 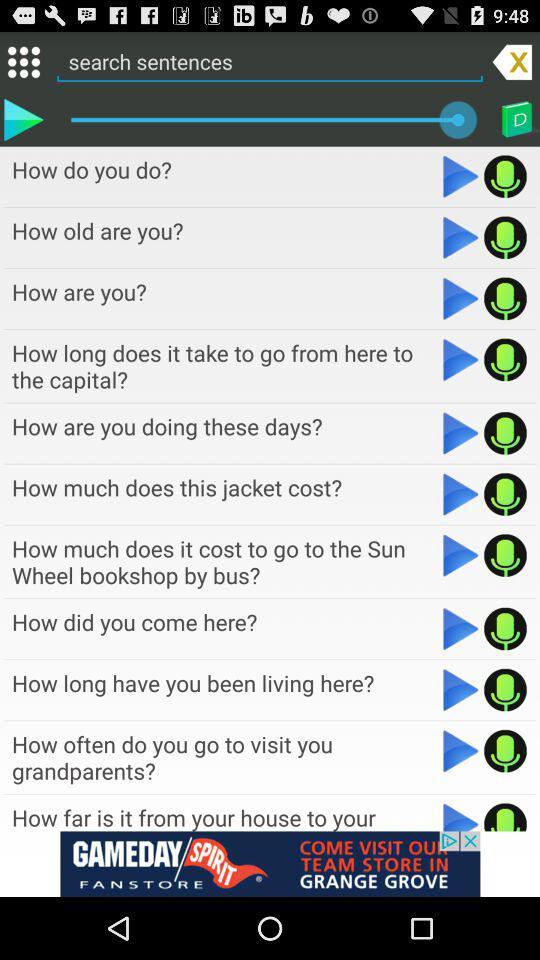 I want to click on it is a searching key, so click(x=461, y=297).